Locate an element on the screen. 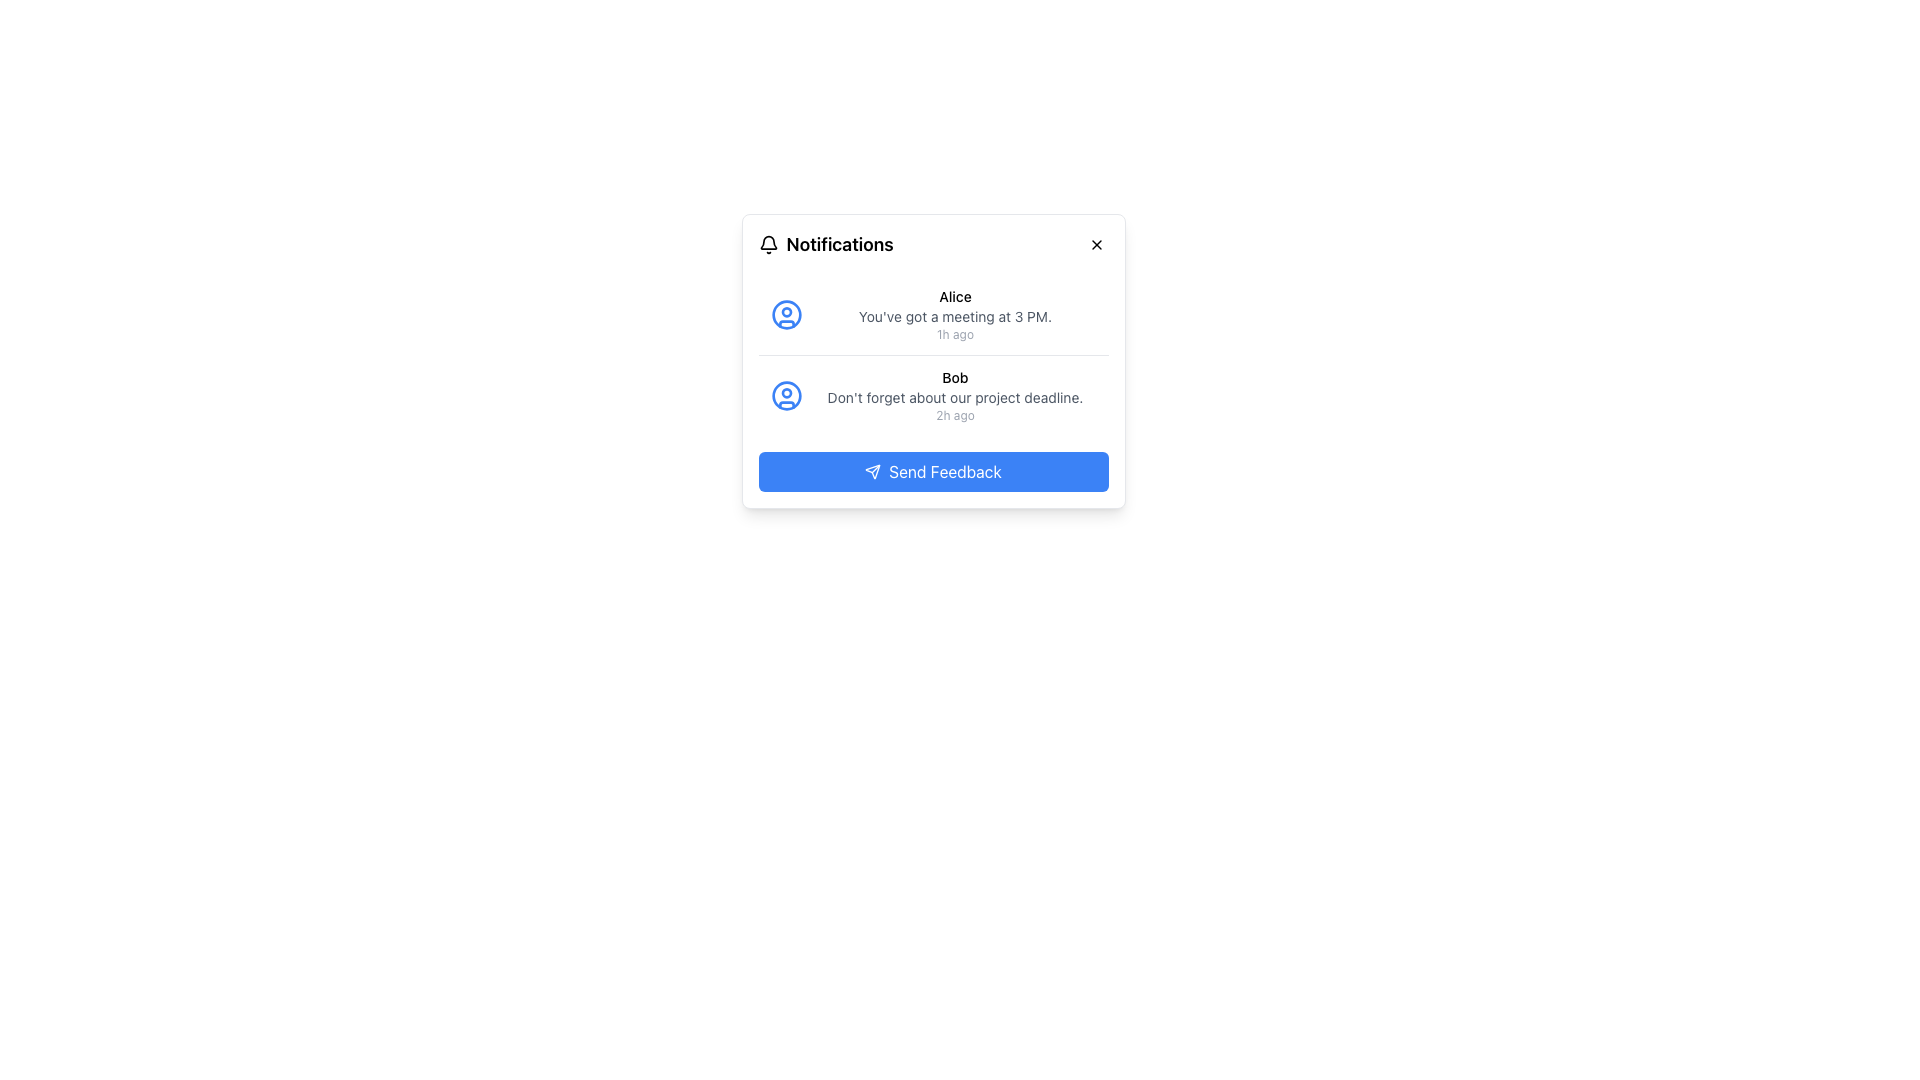  the static text element that informs the user about the project deadline, located below the name 'Bob' and above the timestamp '2h ago' is located at coordinates (954, 397).